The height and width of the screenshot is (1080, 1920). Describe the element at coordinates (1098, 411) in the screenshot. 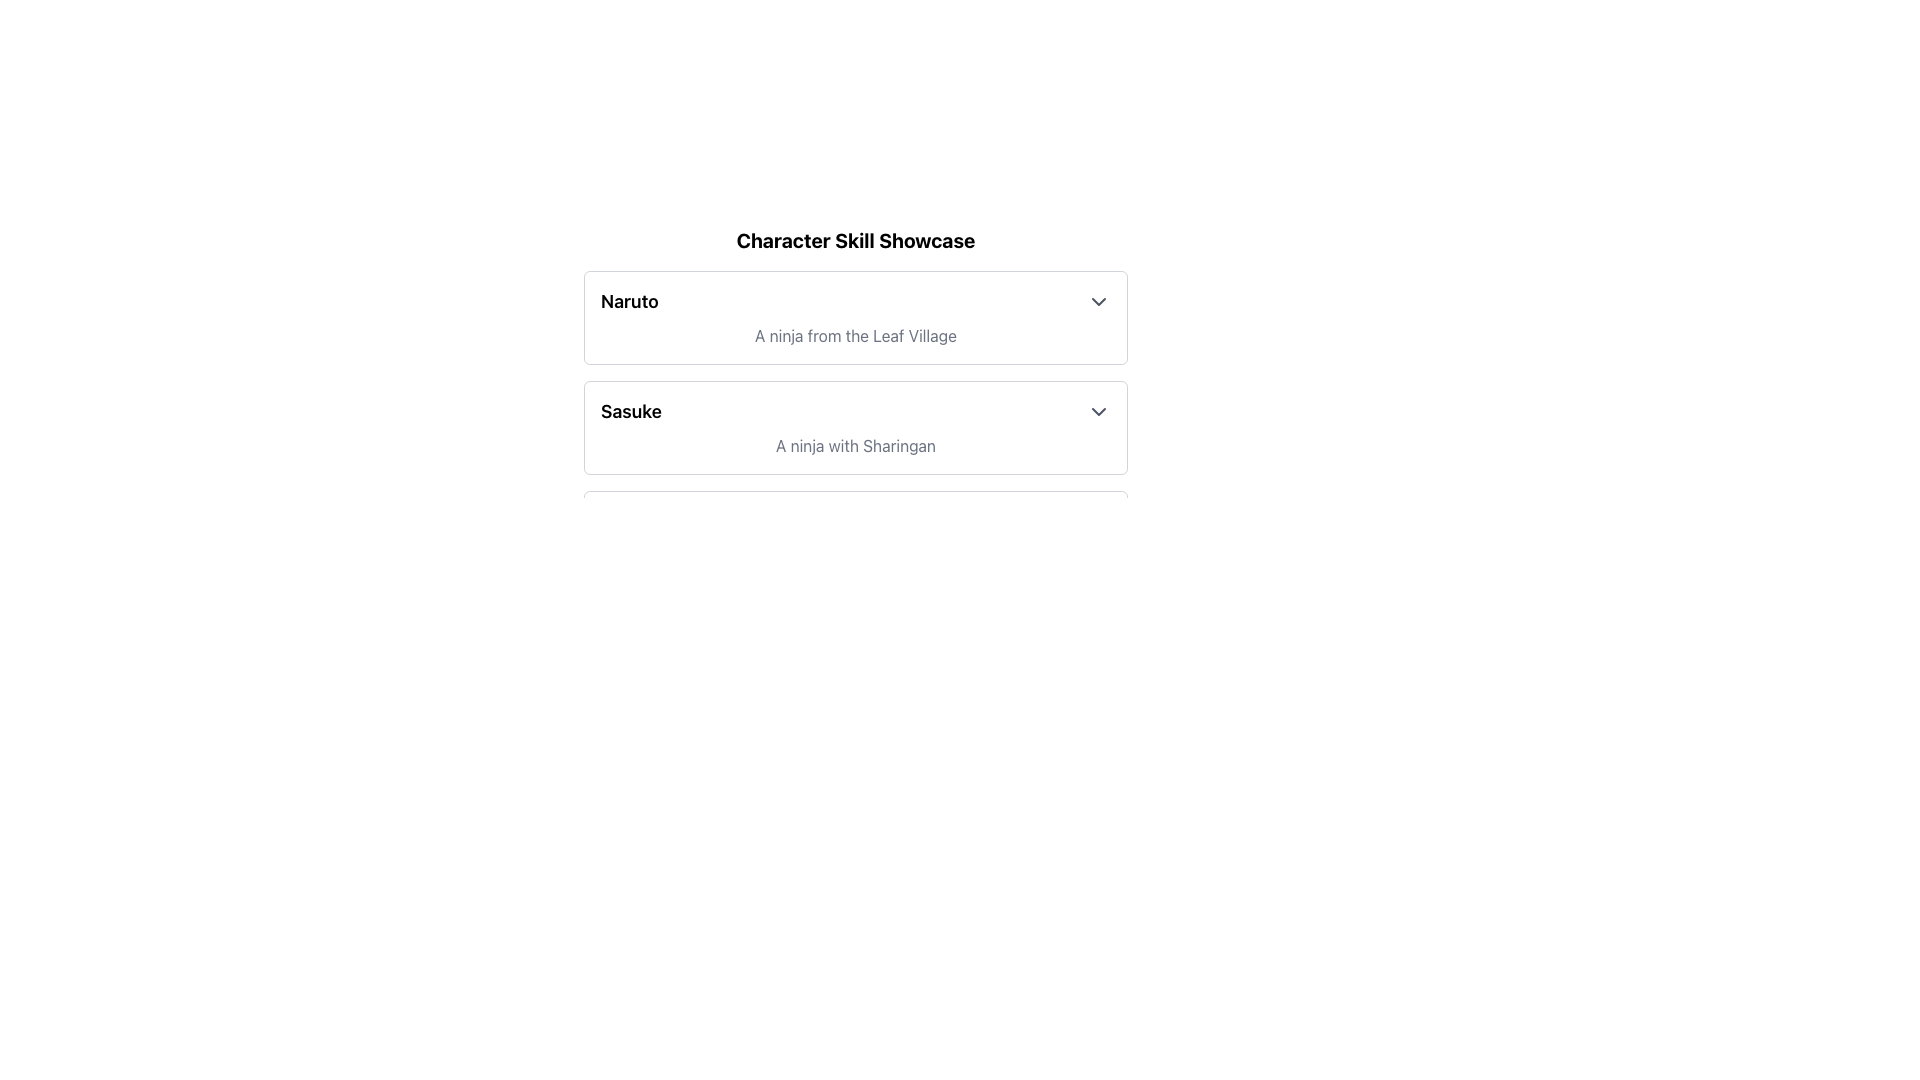

I see `the dropdown icon button located to the far right of the 'Sasuke' entry` at that location.